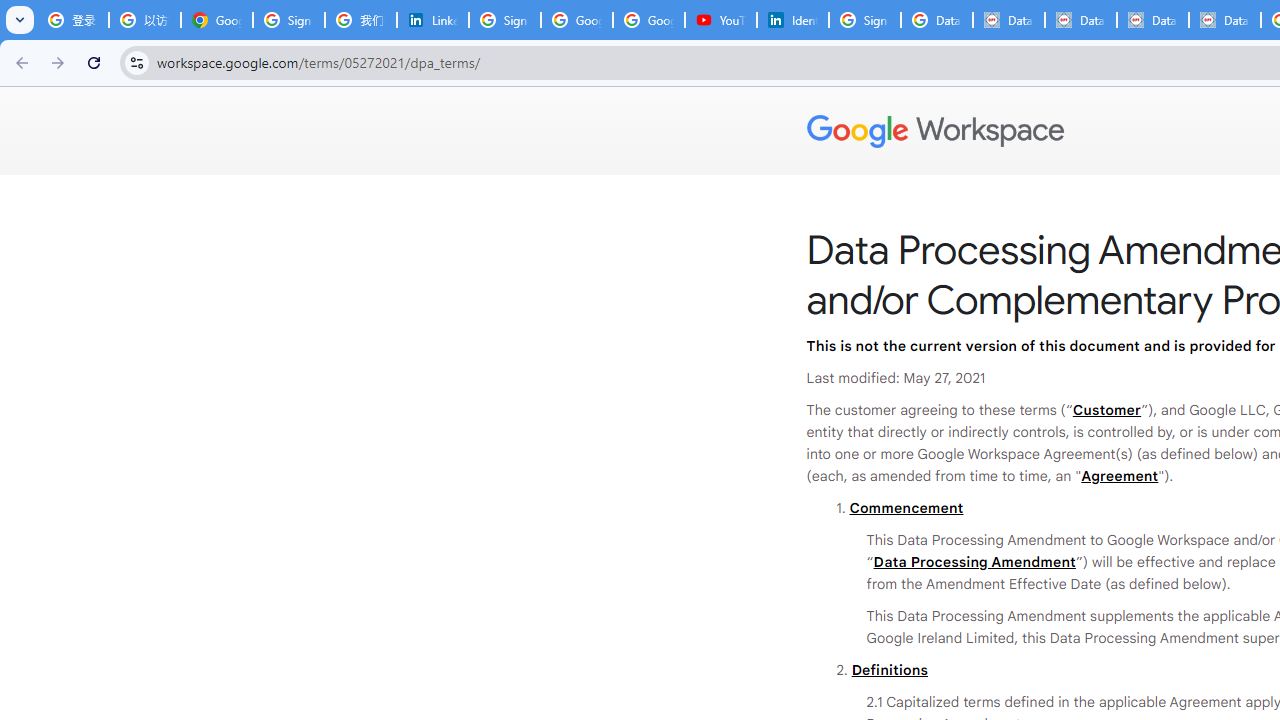 The height and width of the screenshot is (720, 1280). Describe the element at coordinates (431, 20) in the screenshot. I see `'LinkedIn Privacy Policy'` at that location.